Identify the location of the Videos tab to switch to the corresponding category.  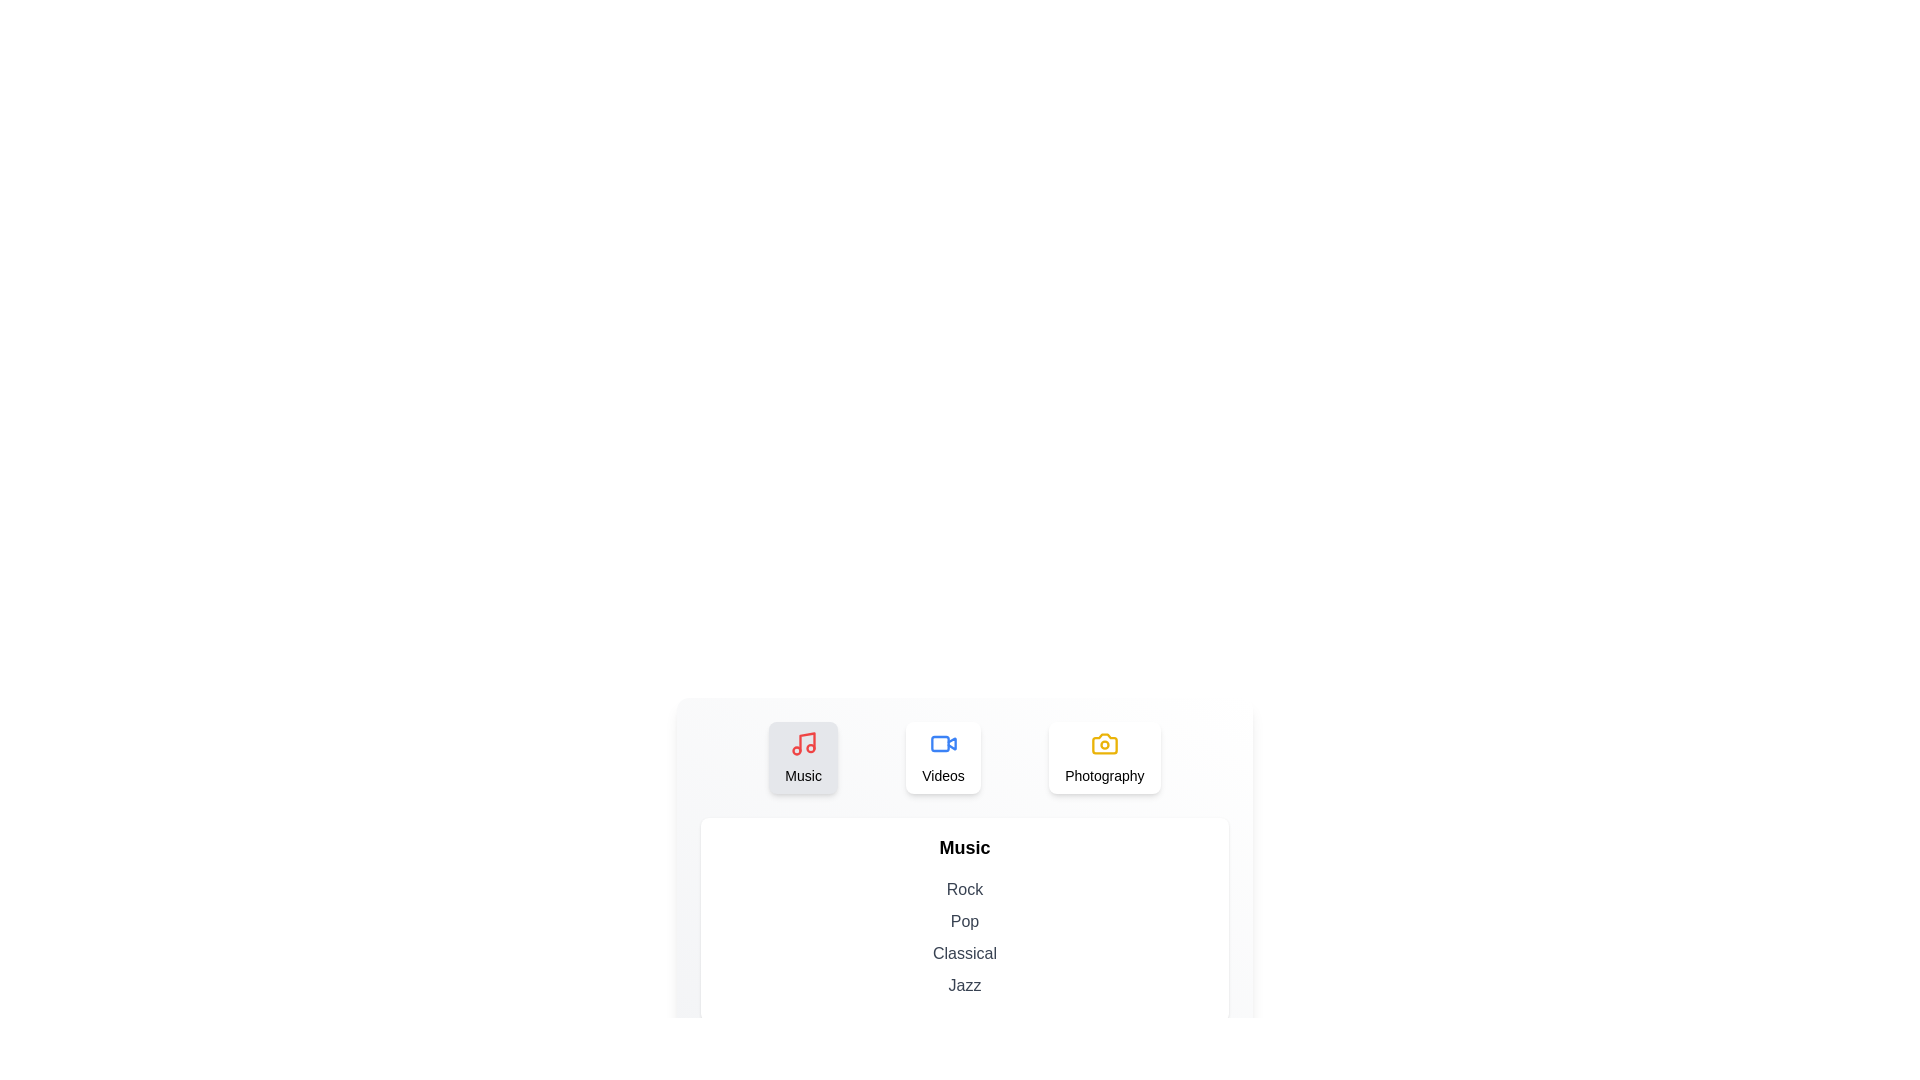
(942, 758).